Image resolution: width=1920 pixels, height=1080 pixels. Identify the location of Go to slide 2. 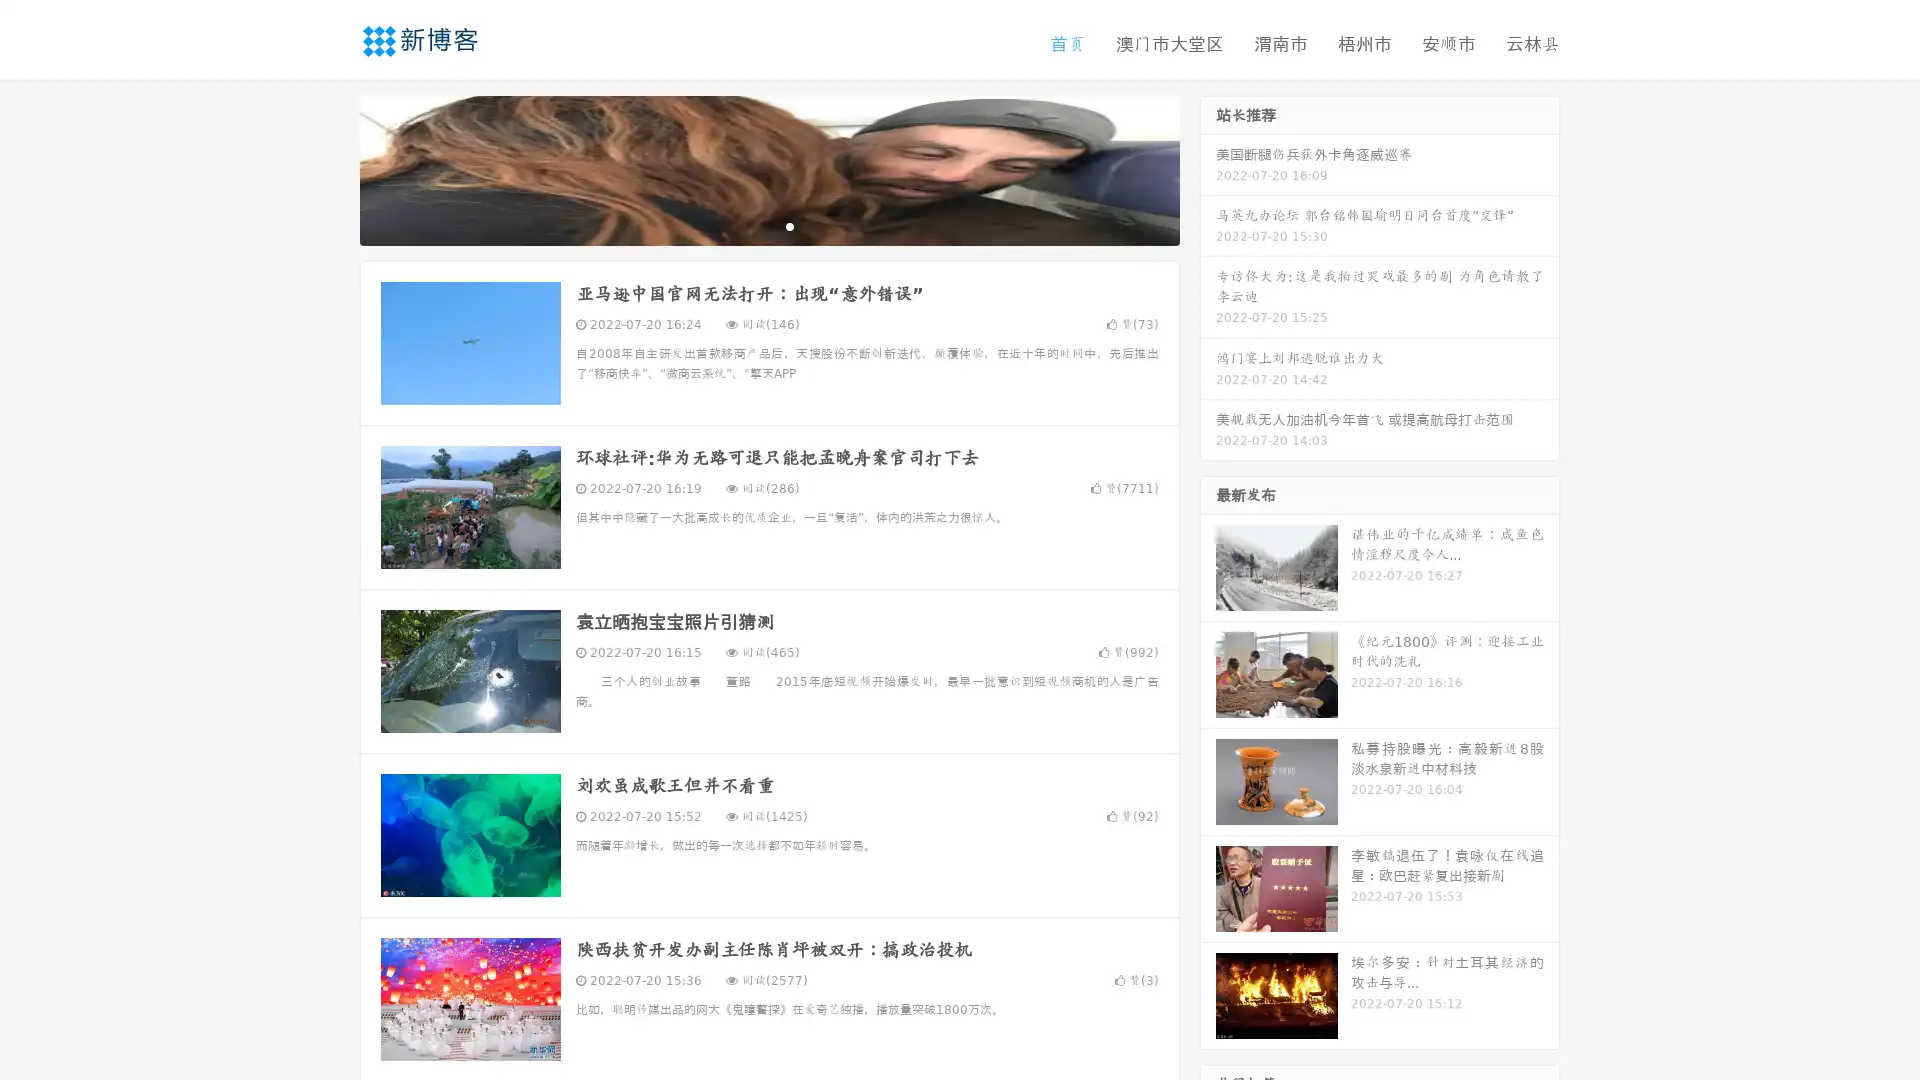
(768, 225).